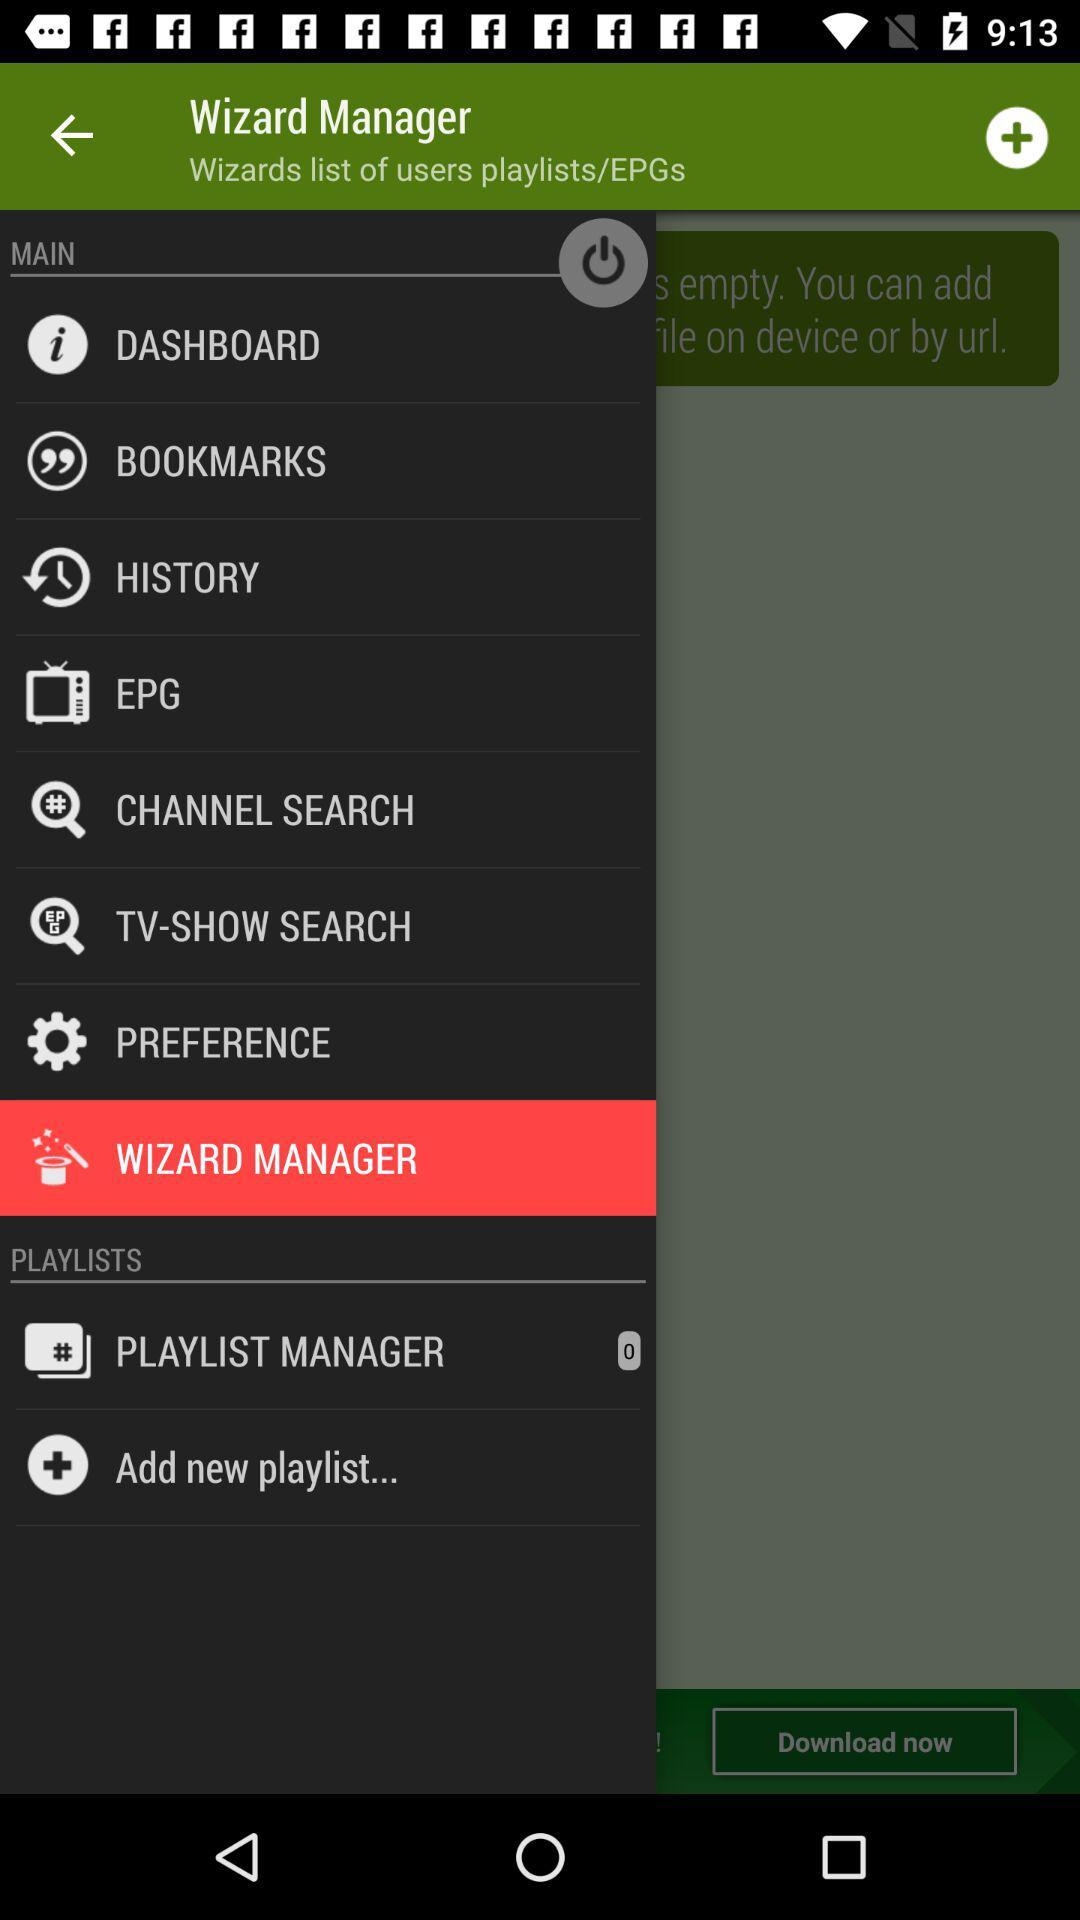 The image size is (1080, 1920). I want to click on the download now, so click(863, 1740).